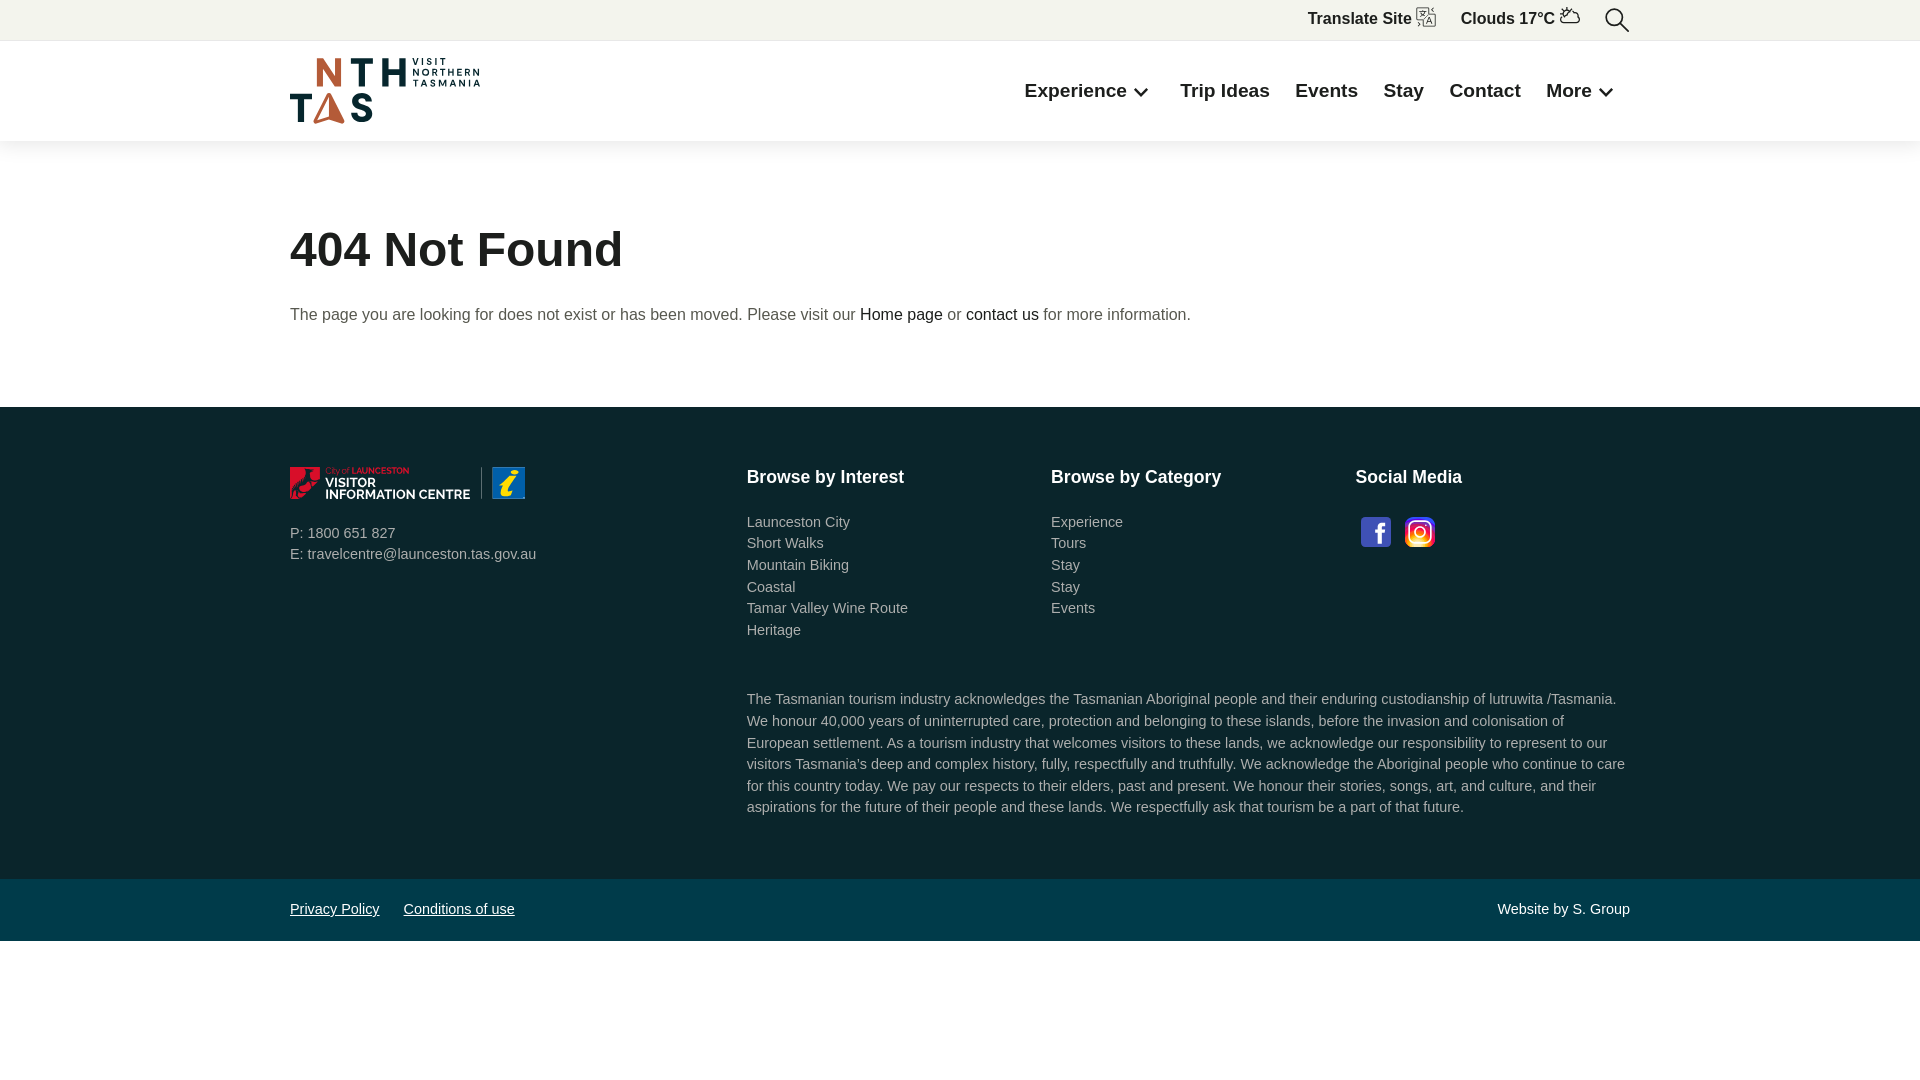 This screenshot has height=1080, width=1920. I want to click on 'Instagram', so click(1419, 531).